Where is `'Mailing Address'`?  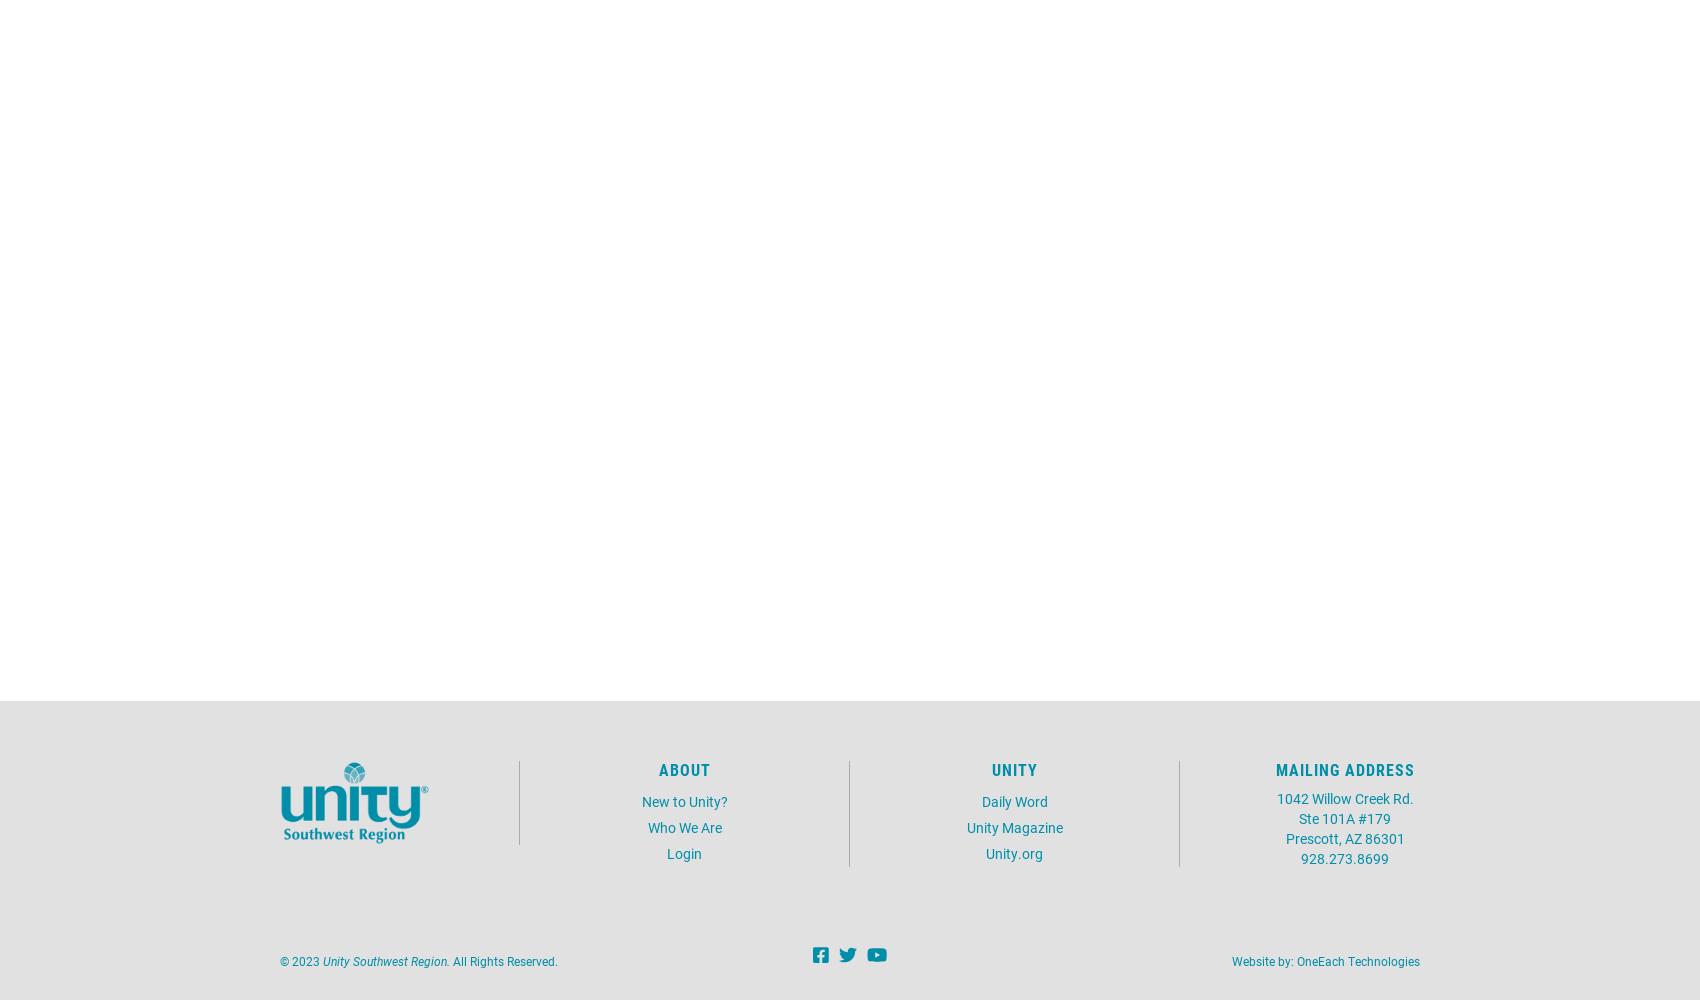
'Mailing Address' is located at coordinates (1344, 769).